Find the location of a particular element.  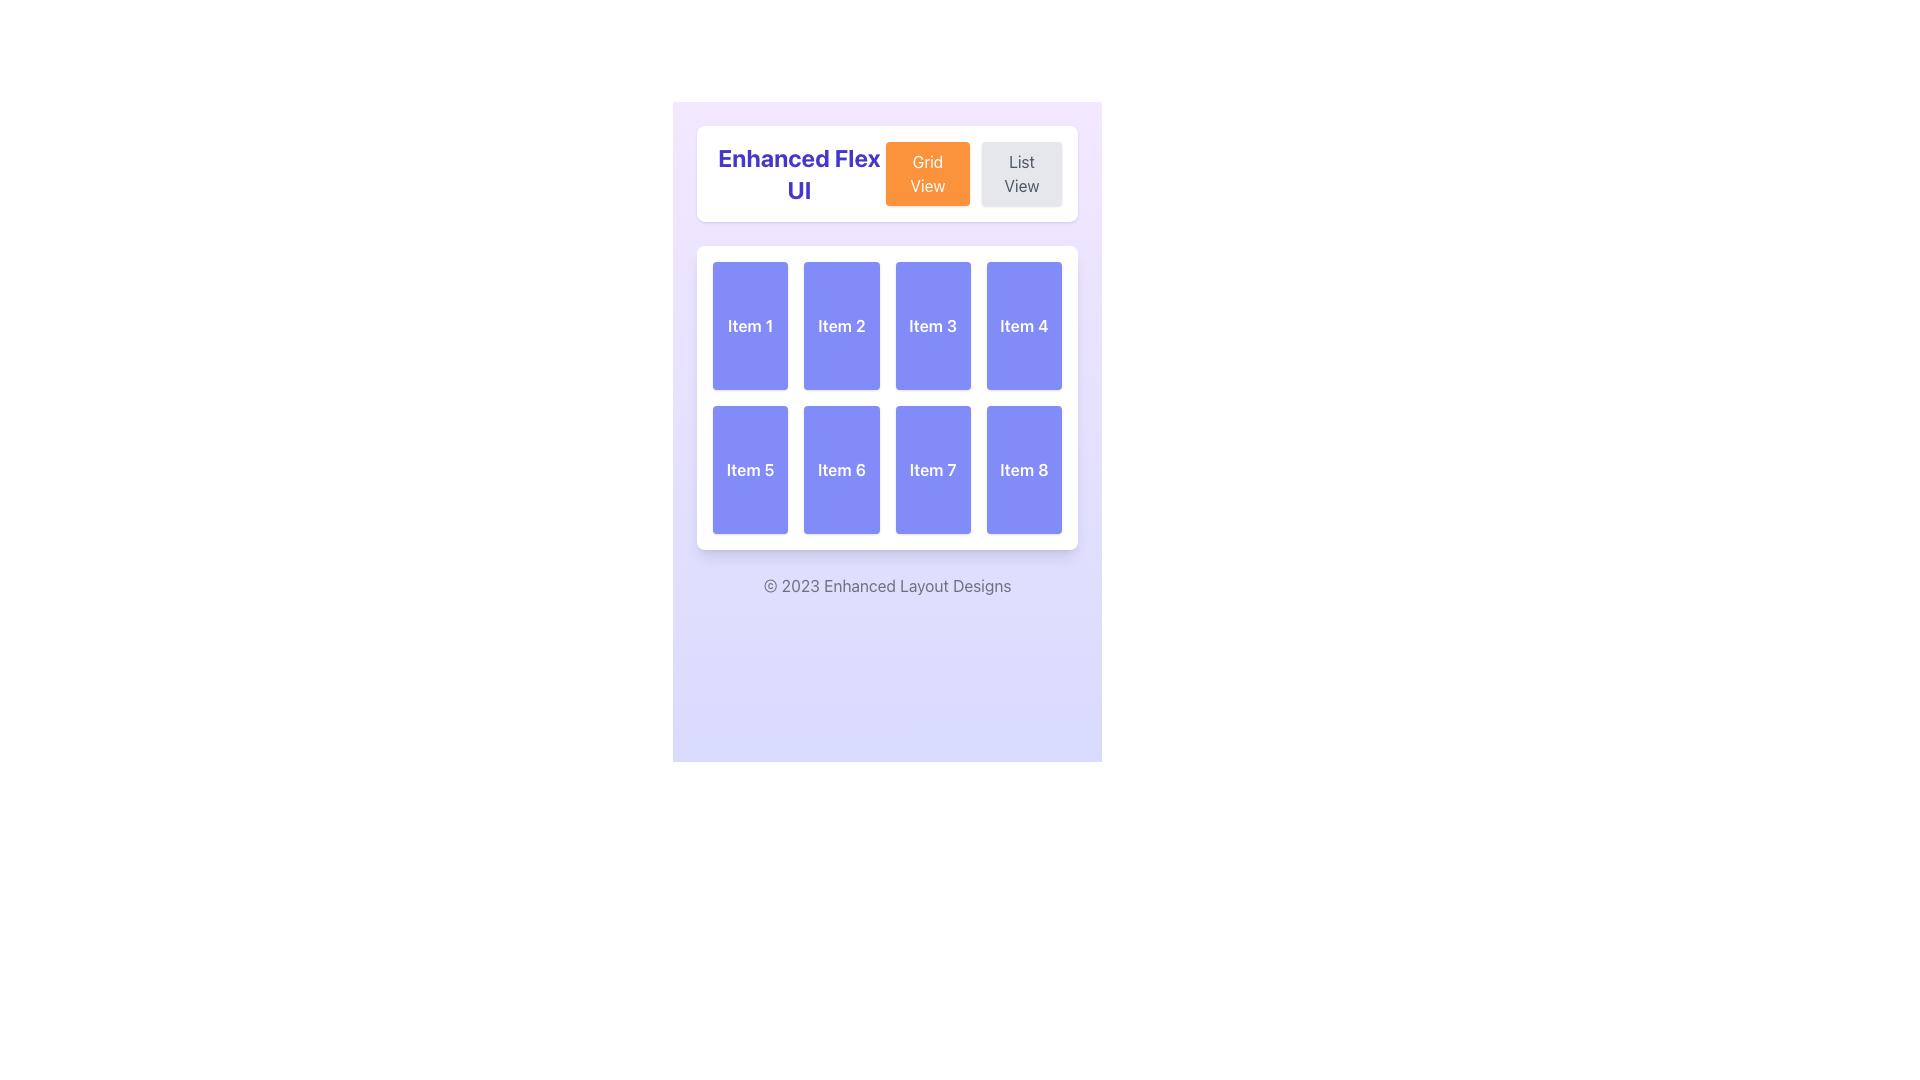

the fourth grid item located at the top right corner of the grid is located at coordinates (1024, 325).